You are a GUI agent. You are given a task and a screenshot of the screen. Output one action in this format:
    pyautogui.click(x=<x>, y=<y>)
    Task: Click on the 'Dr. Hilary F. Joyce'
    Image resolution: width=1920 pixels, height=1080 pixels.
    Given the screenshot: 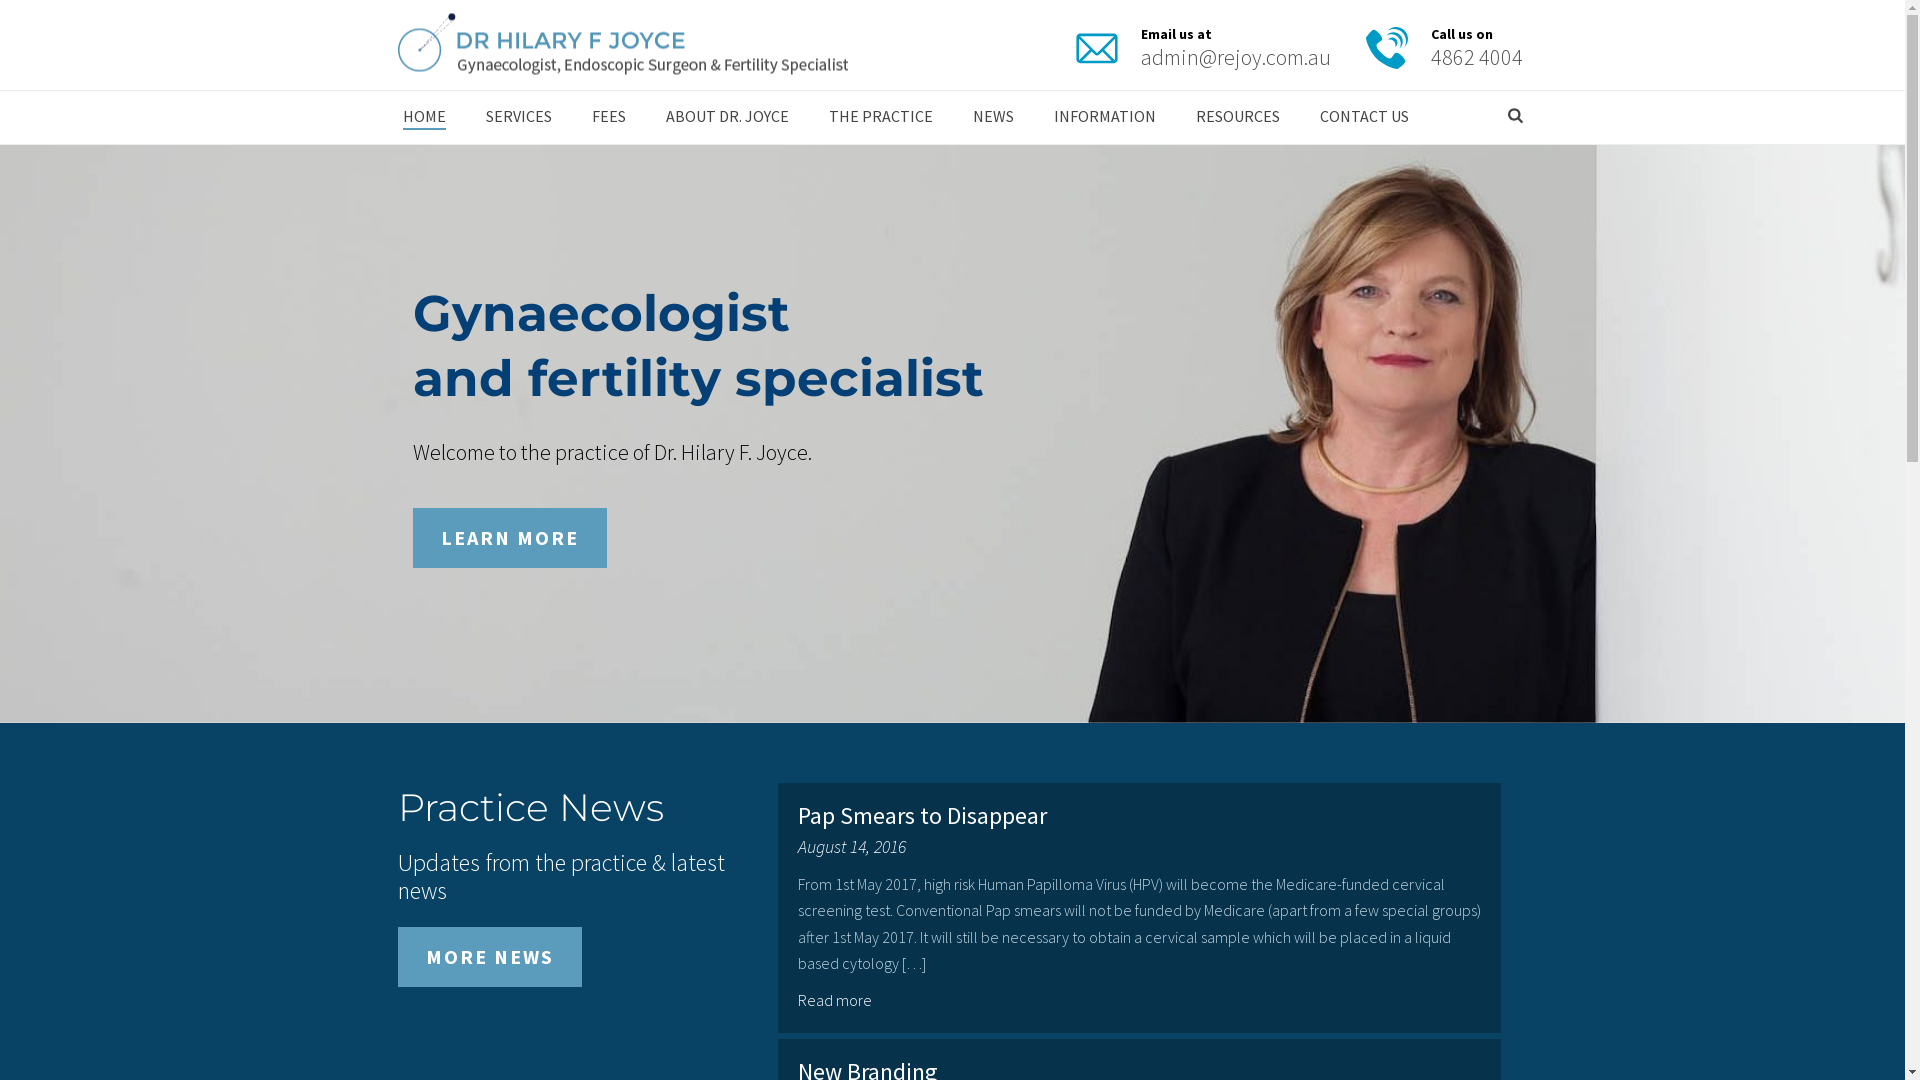 What is the action you would take?
    pyautogui.click(x=622, y=45)
    